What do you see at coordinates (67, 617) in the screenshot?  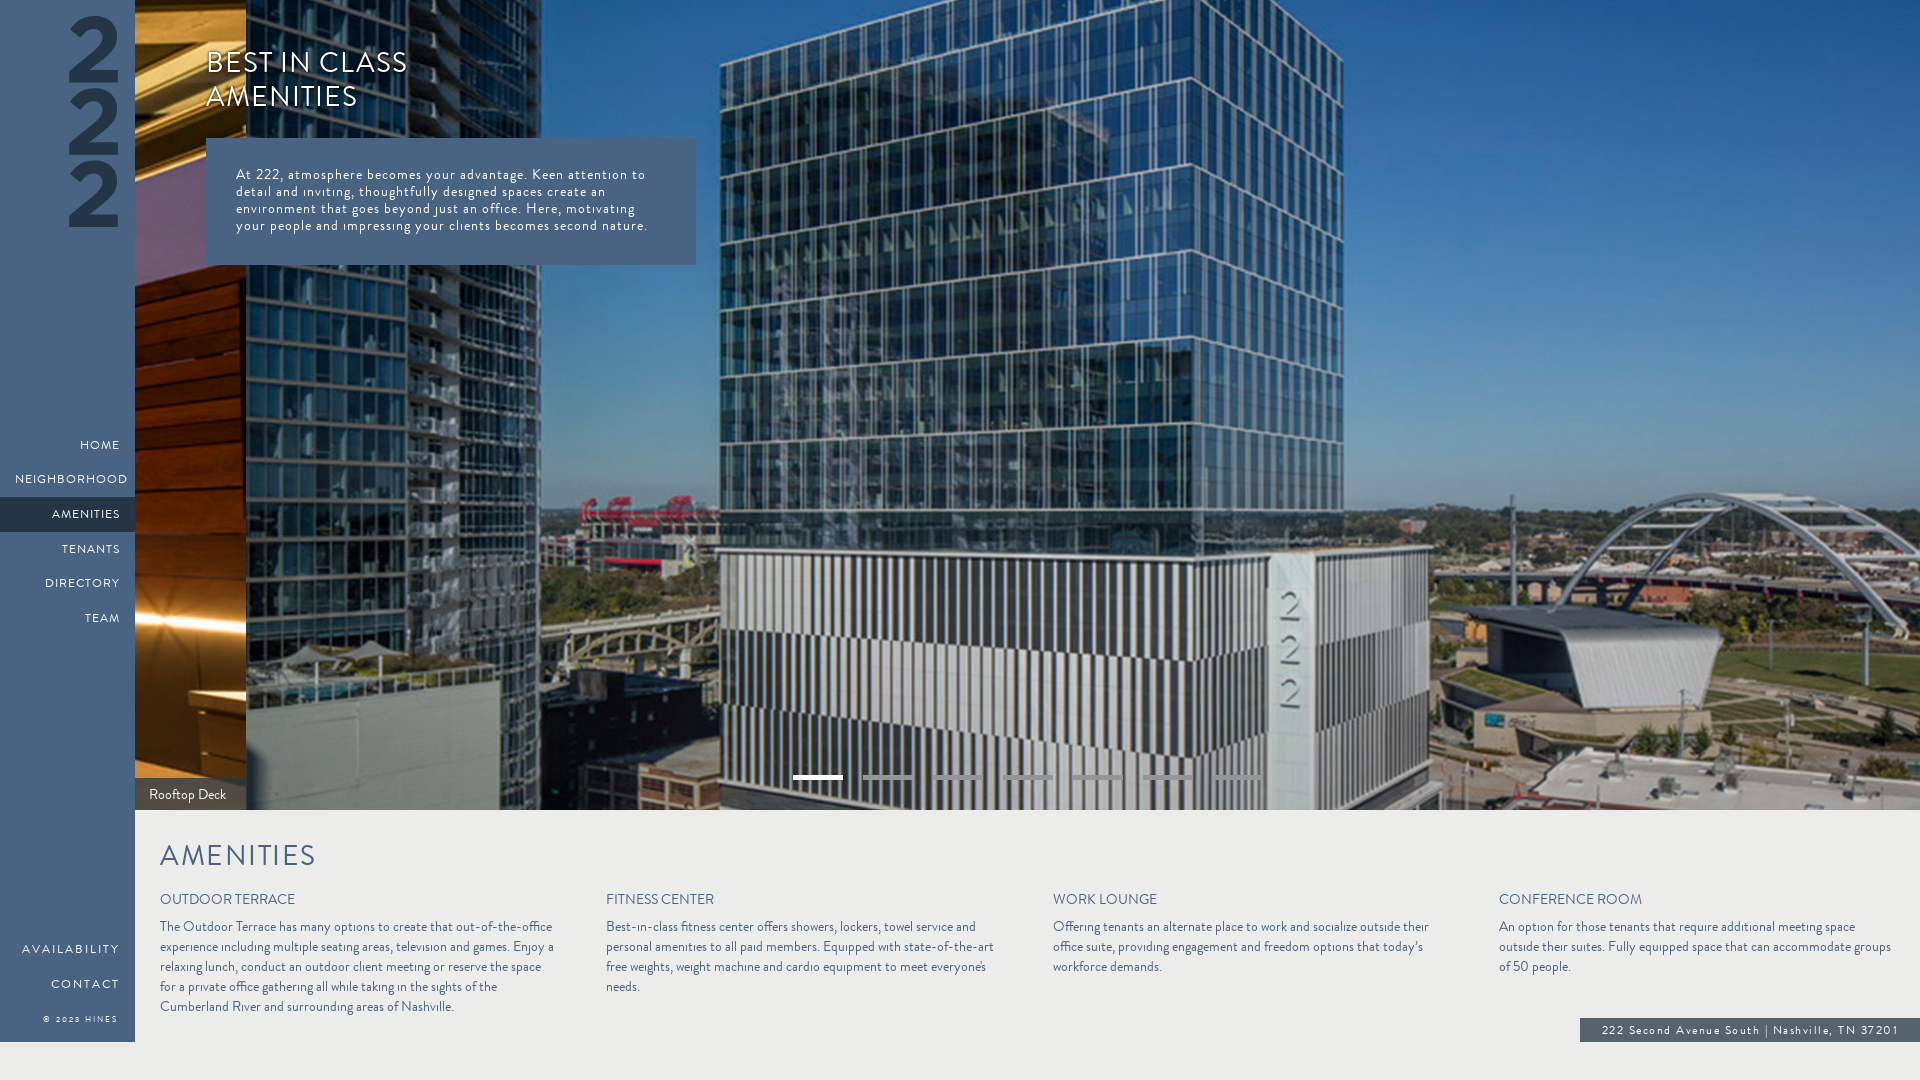 I see `'TEAM'` at bounding box center [67, 617].